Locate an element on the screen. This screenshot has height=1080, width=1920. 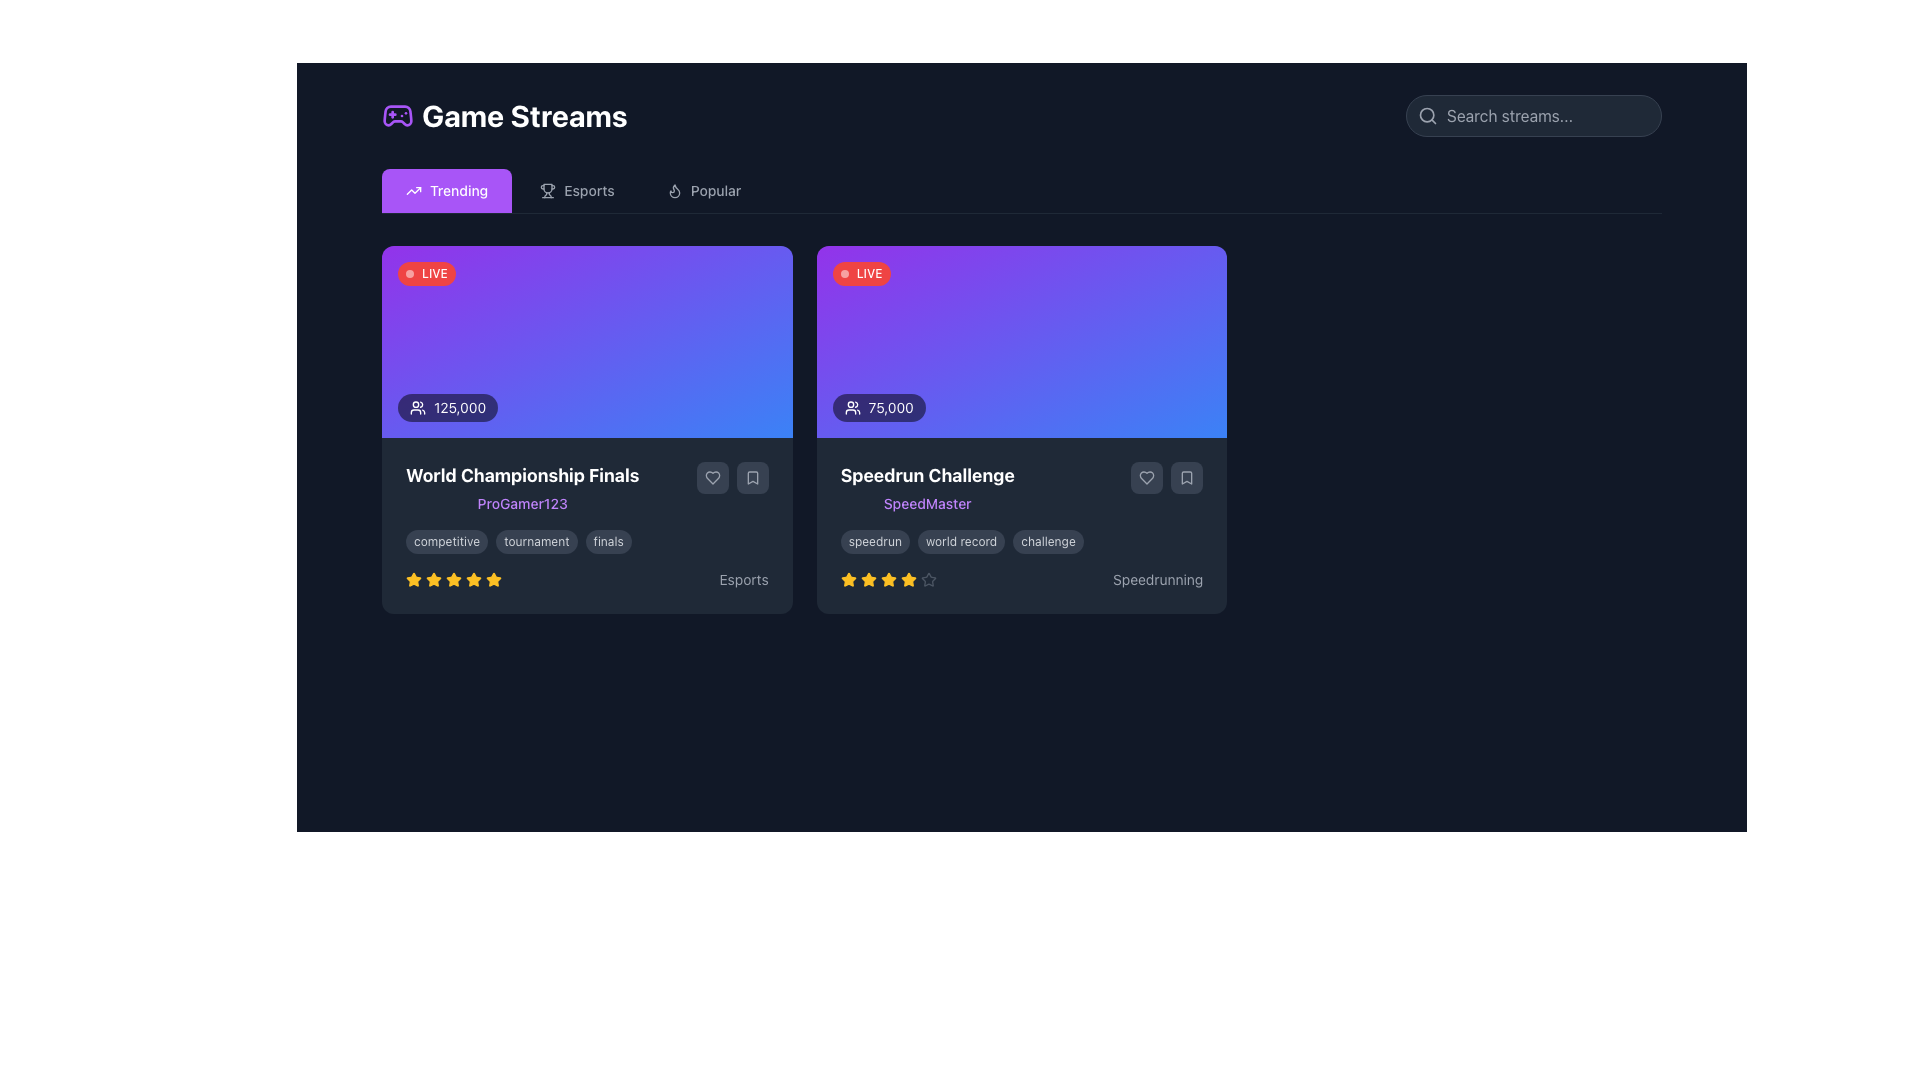
the fifth yellow star icon in the rating row of the 'World Championship Finals' card is located at coordinates (473, 579).